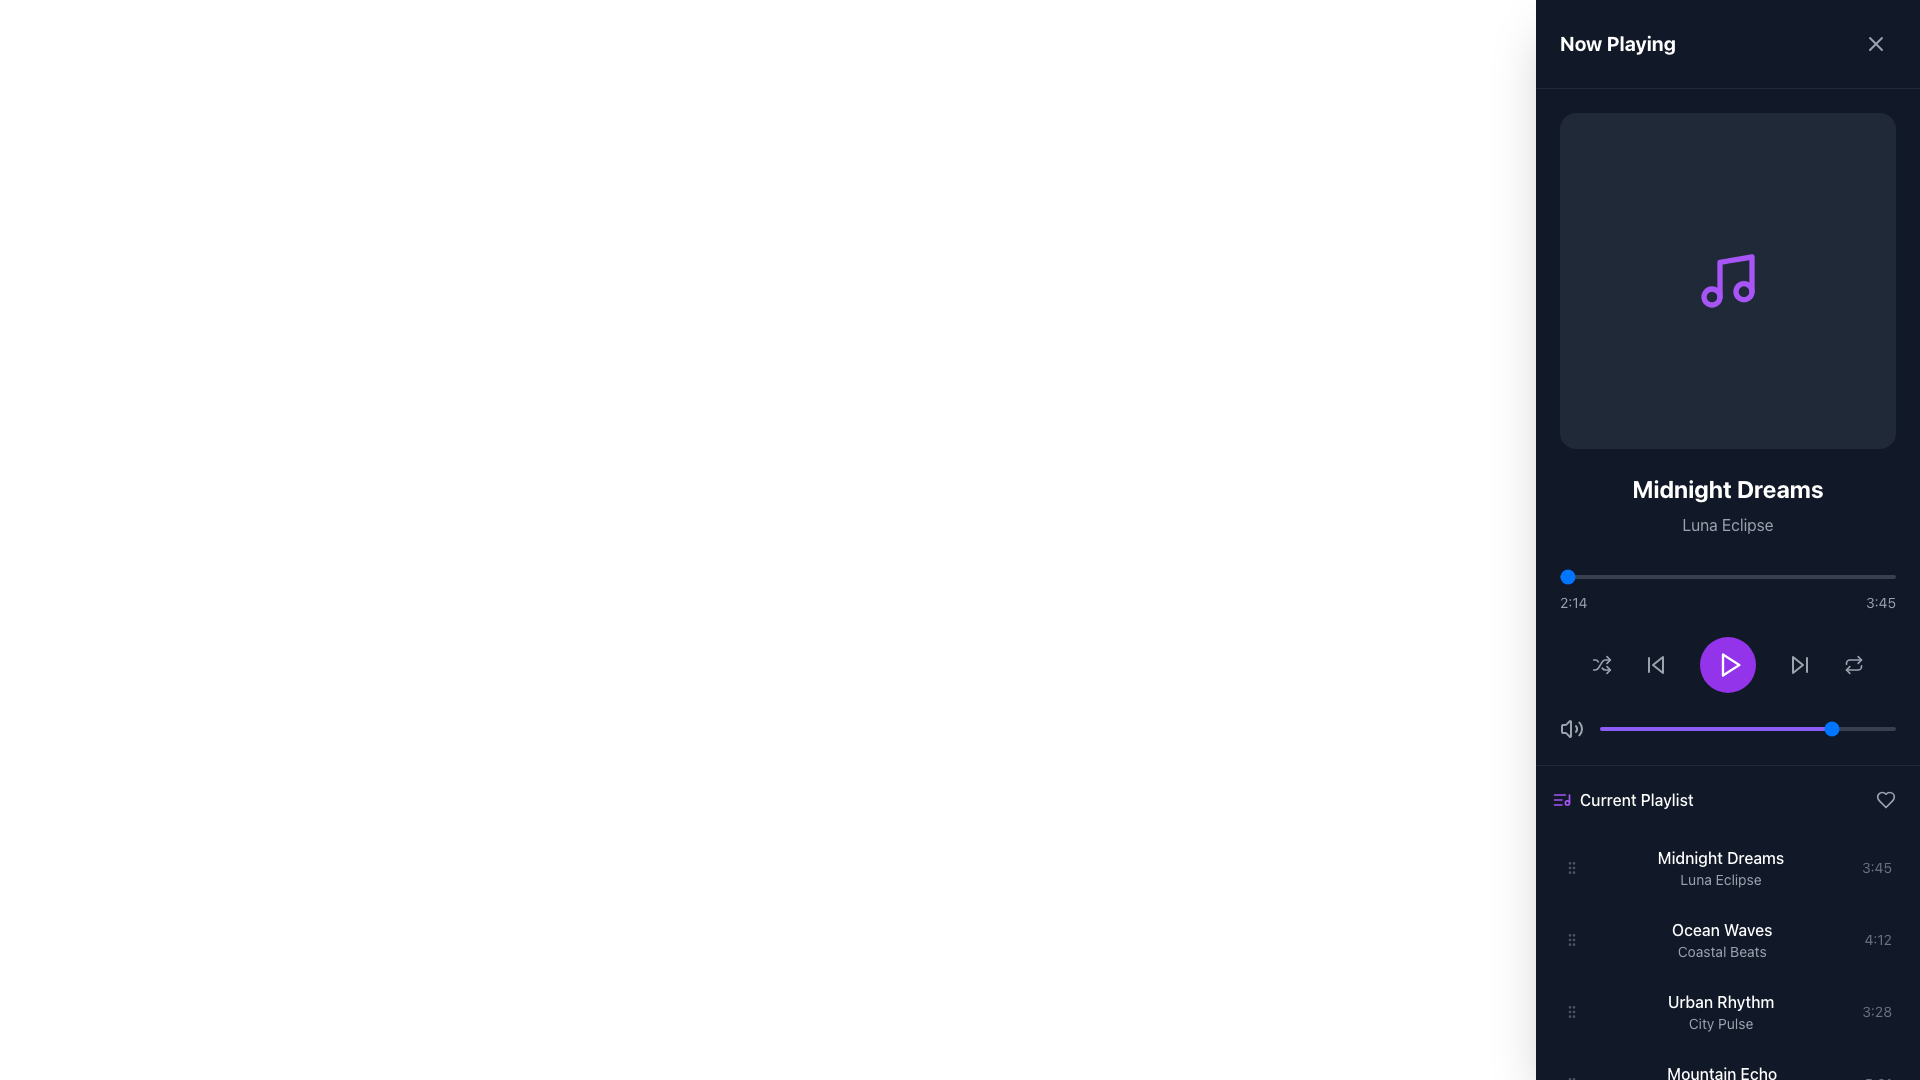 This screenshot has height=1080, width=1920. I want to click on the graphical icon component representing the base body of the volume icon, indicative of a speaker or sound source, so click(1565, 729).